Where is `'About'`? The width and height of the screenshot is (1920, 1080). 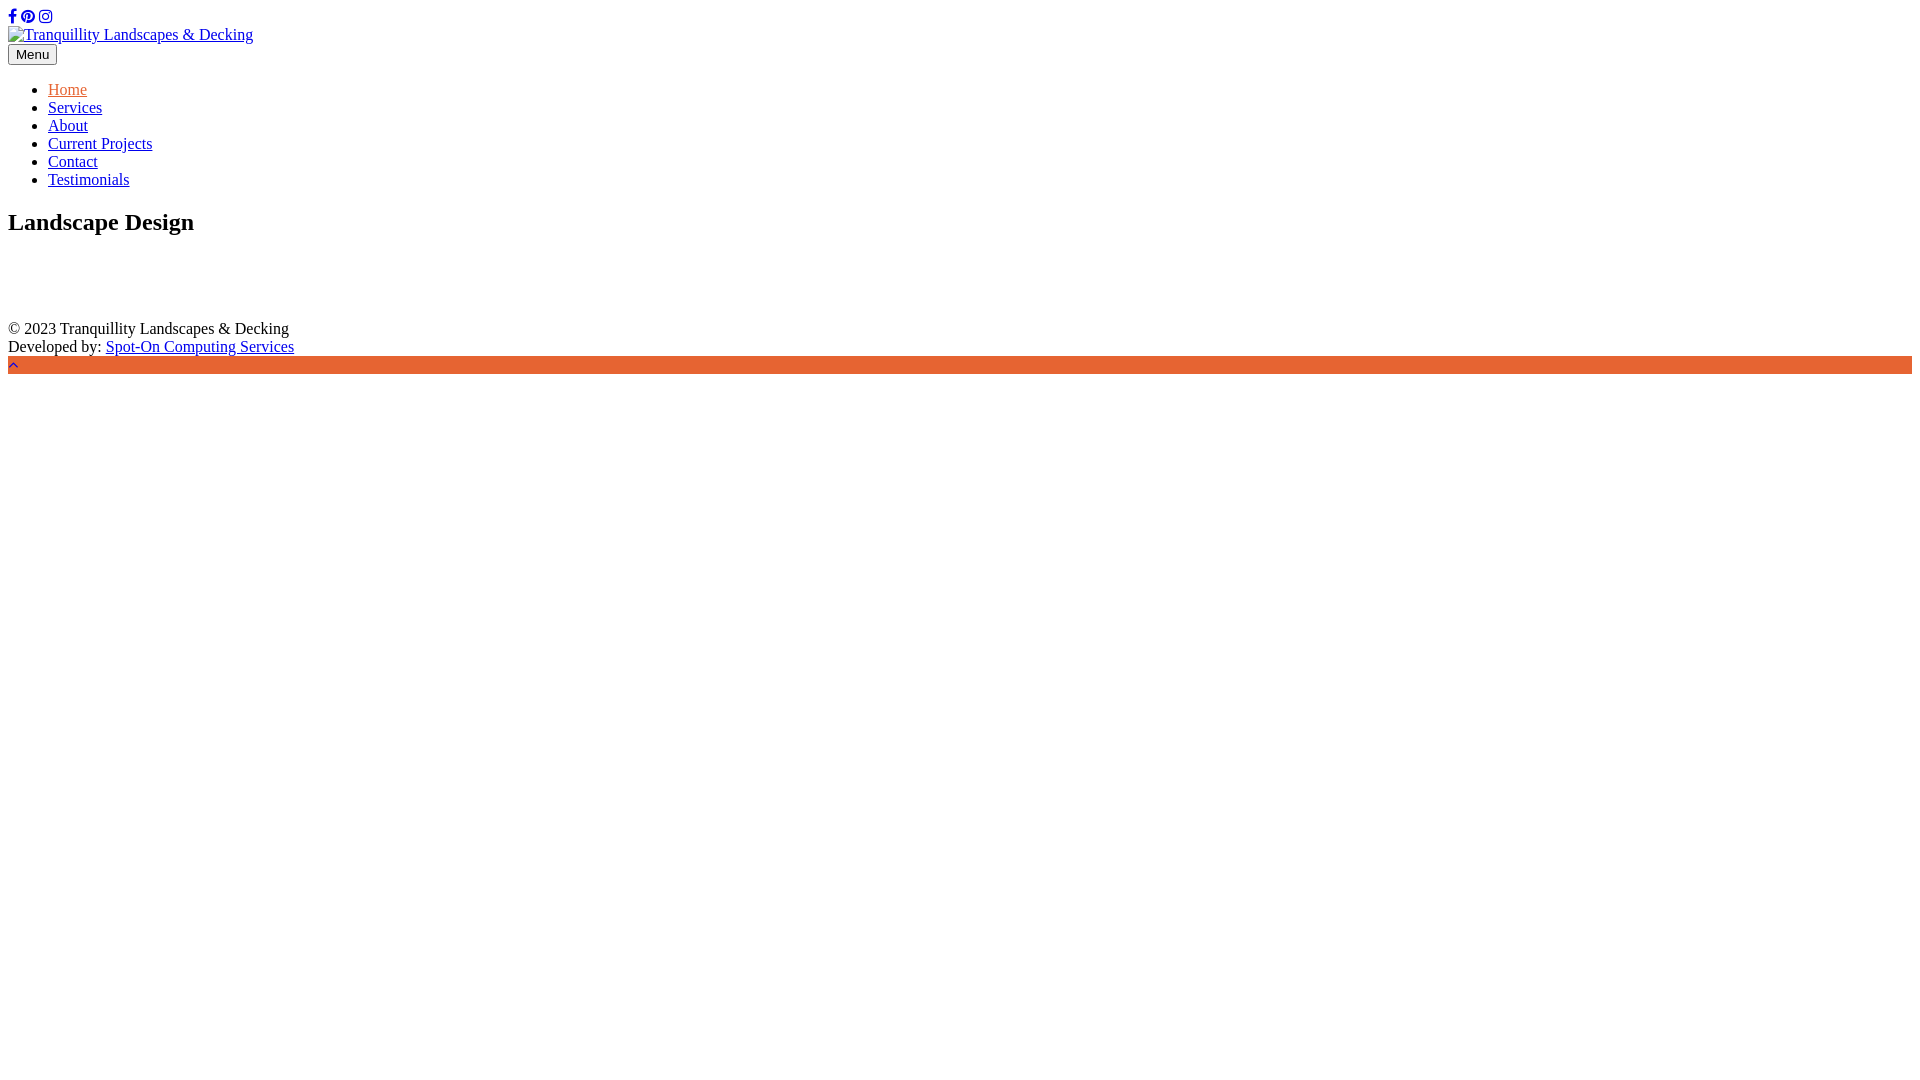 'About' is located at coordinates (67, 125).